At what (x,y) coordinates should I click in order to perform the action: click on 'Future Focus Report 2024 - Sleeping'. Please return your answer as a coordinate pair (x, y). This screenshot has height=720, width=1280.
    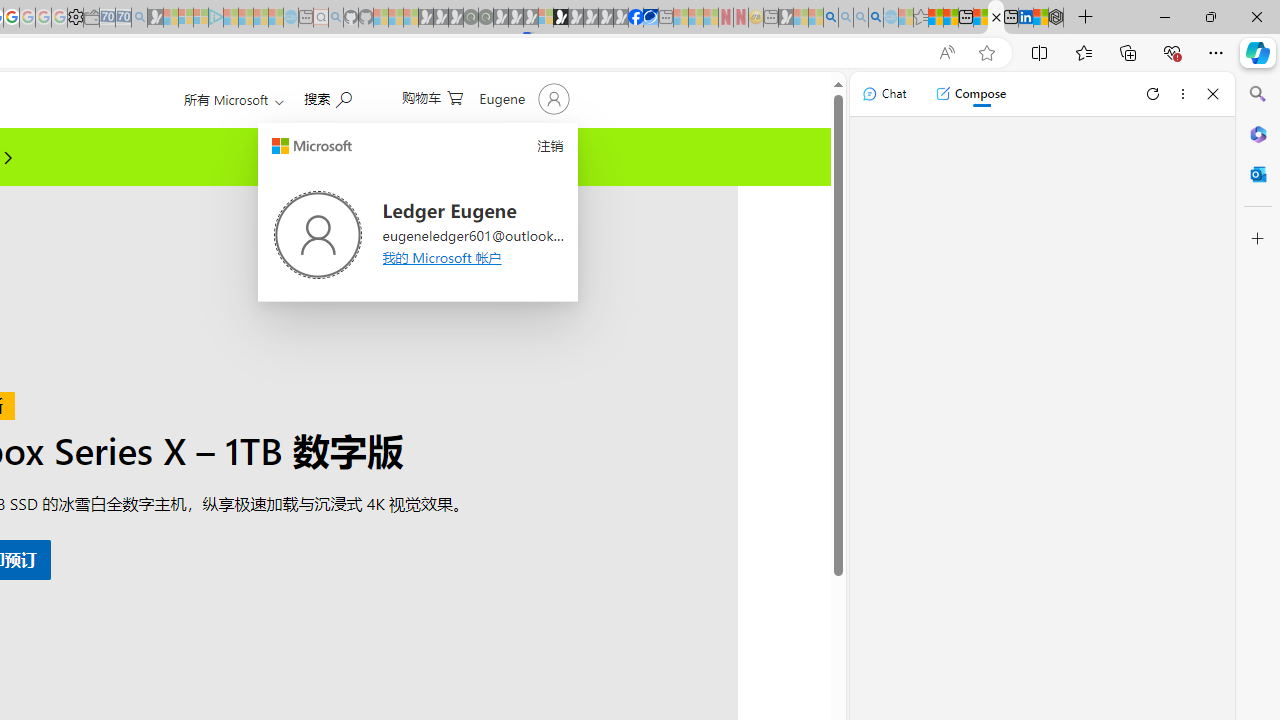
    Looking at the image, I should click on (485, 17).